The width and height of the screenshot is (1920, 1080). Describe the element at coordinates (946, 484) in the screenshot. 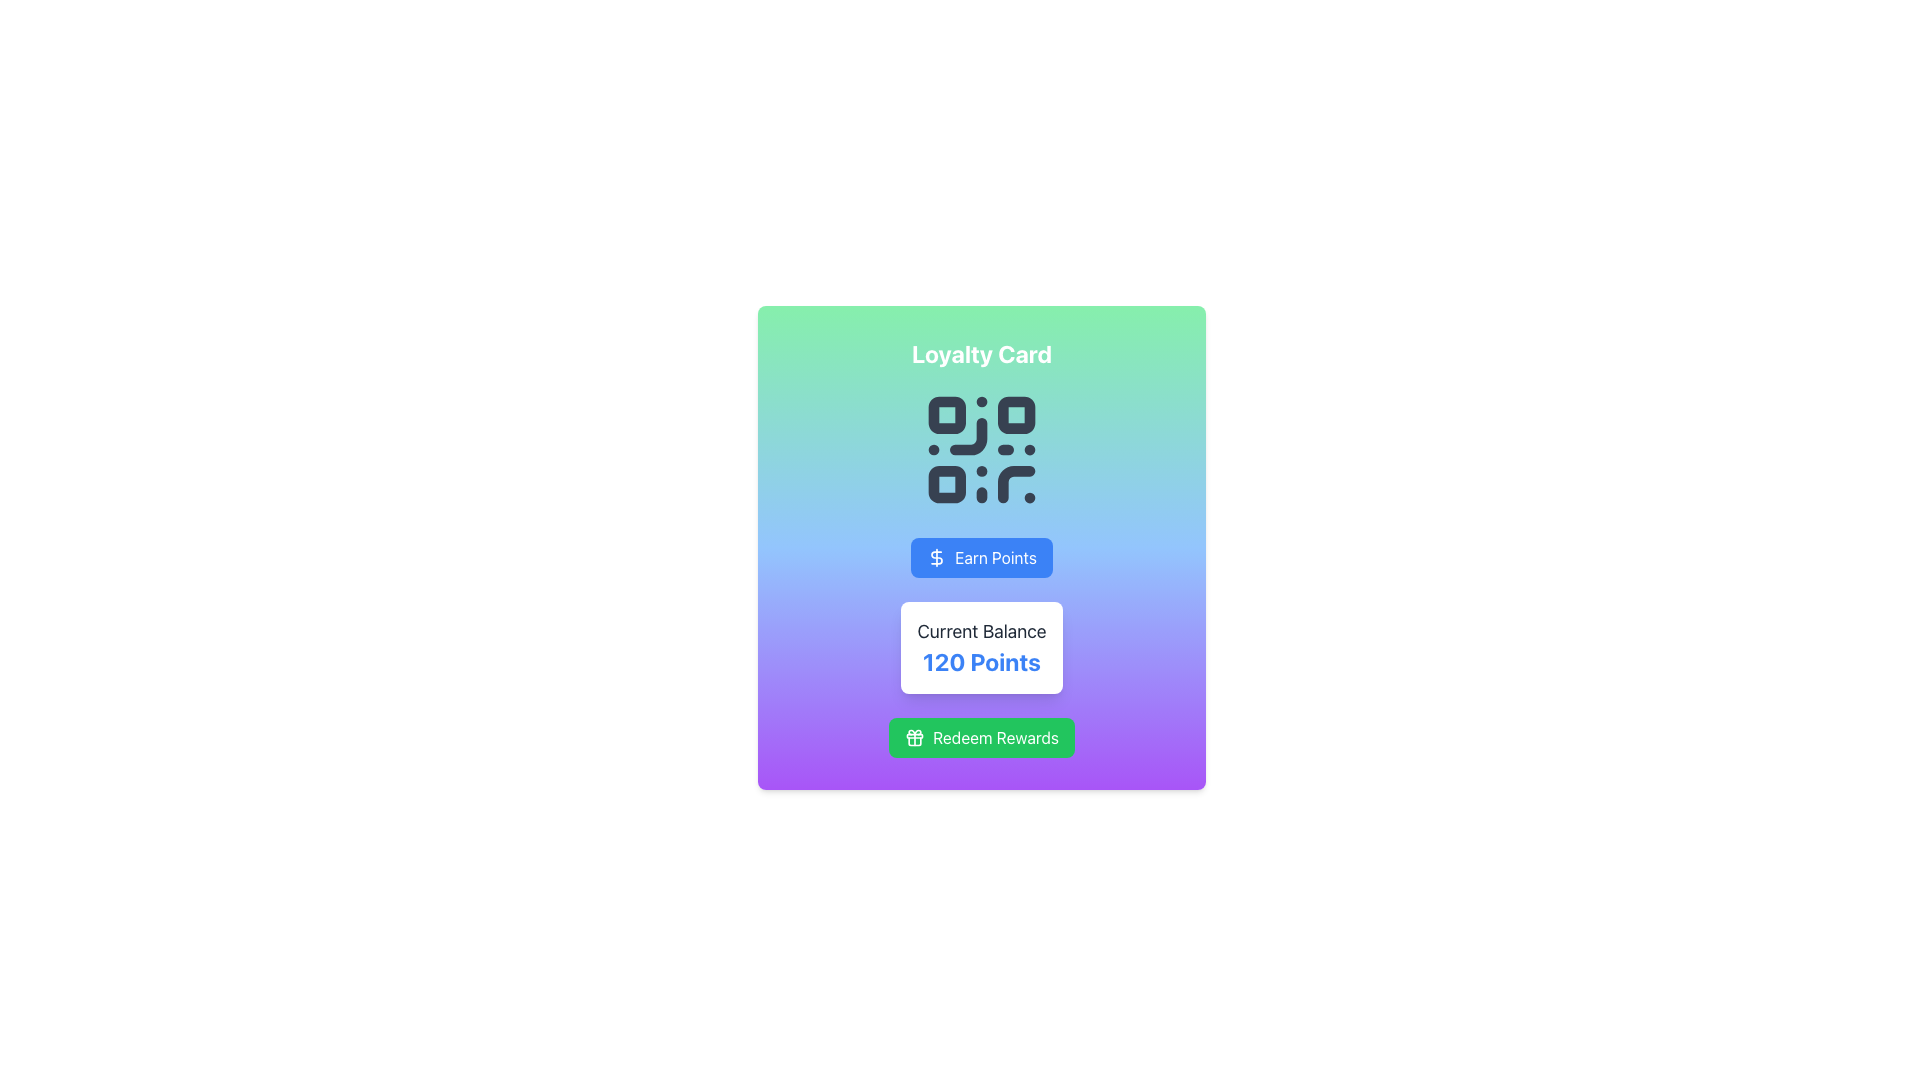

I see `the small, square-shaped glyph with rounded corners located at the bottom-left corner of the QR code area, which is the third square glyph in the grid-like arrangement` at that location.